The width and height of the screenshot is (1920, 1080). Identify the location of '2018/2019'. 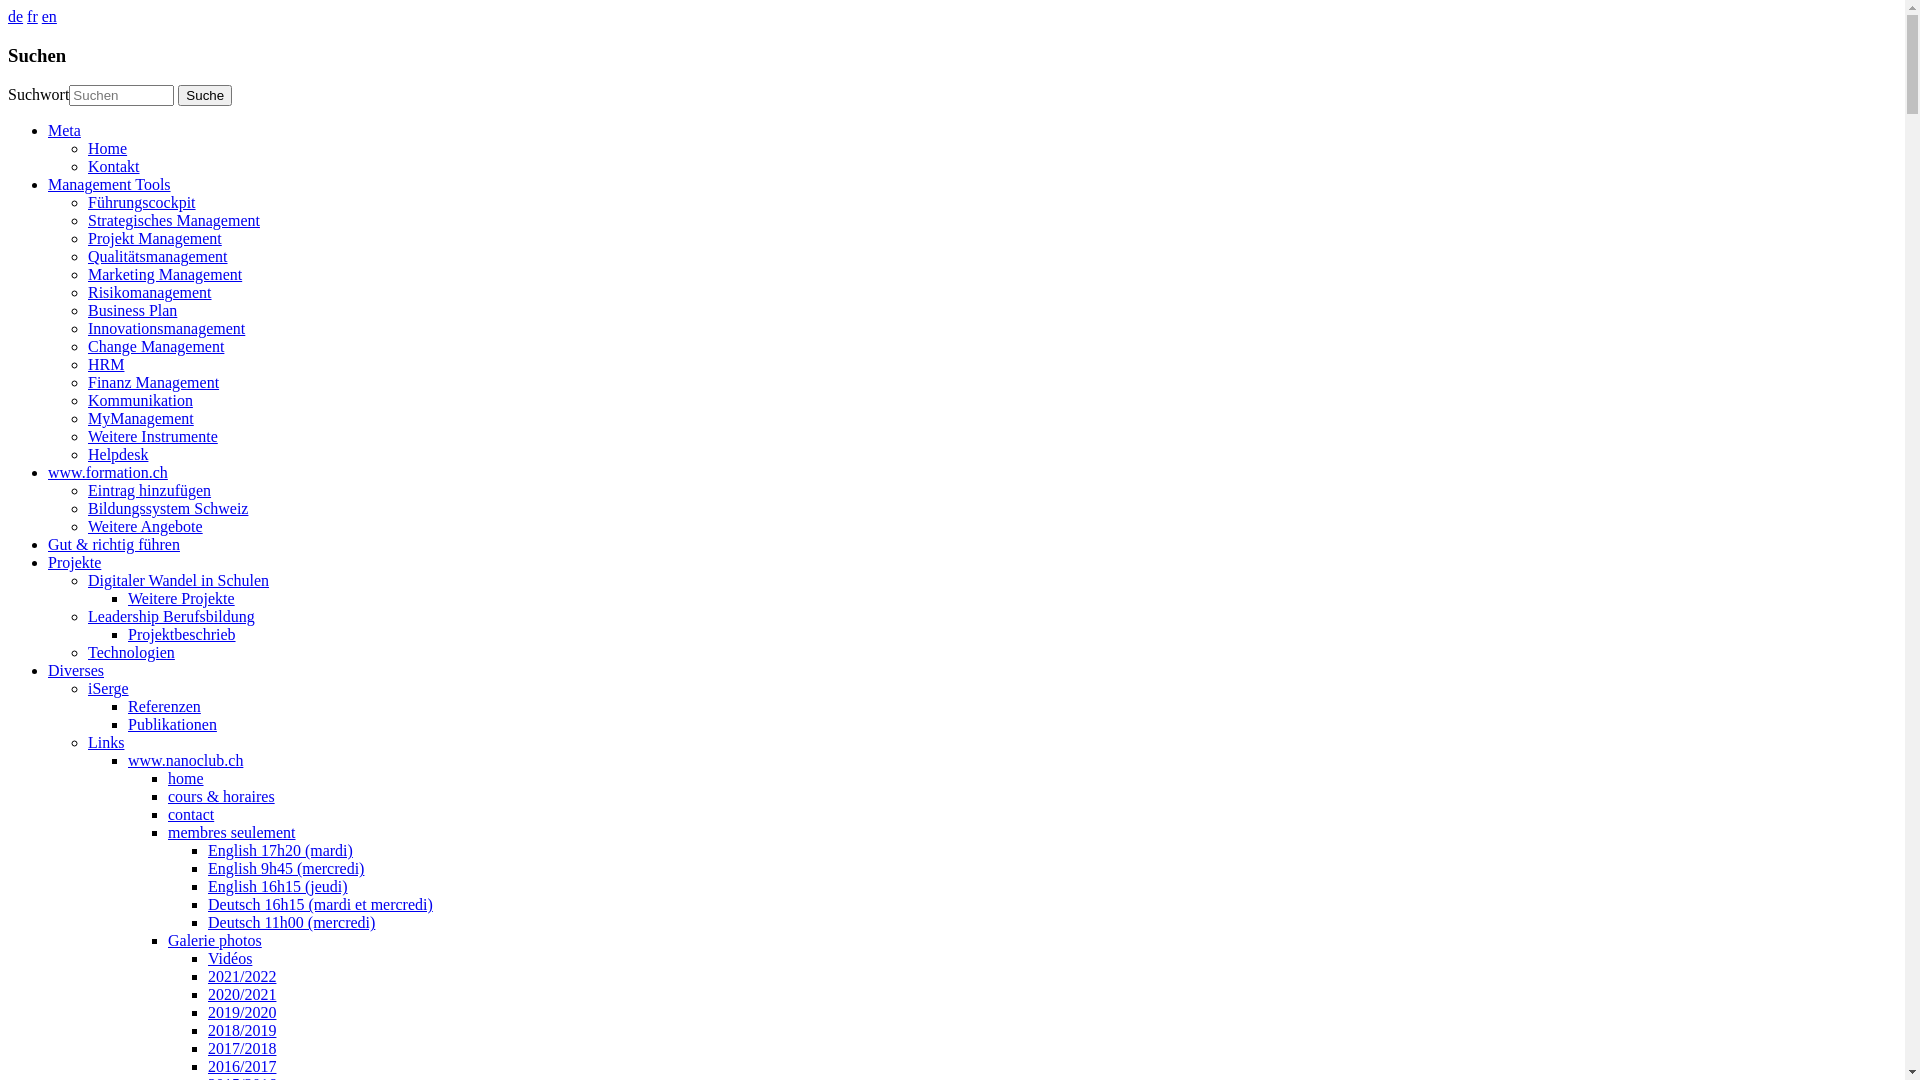
(240, 1030).